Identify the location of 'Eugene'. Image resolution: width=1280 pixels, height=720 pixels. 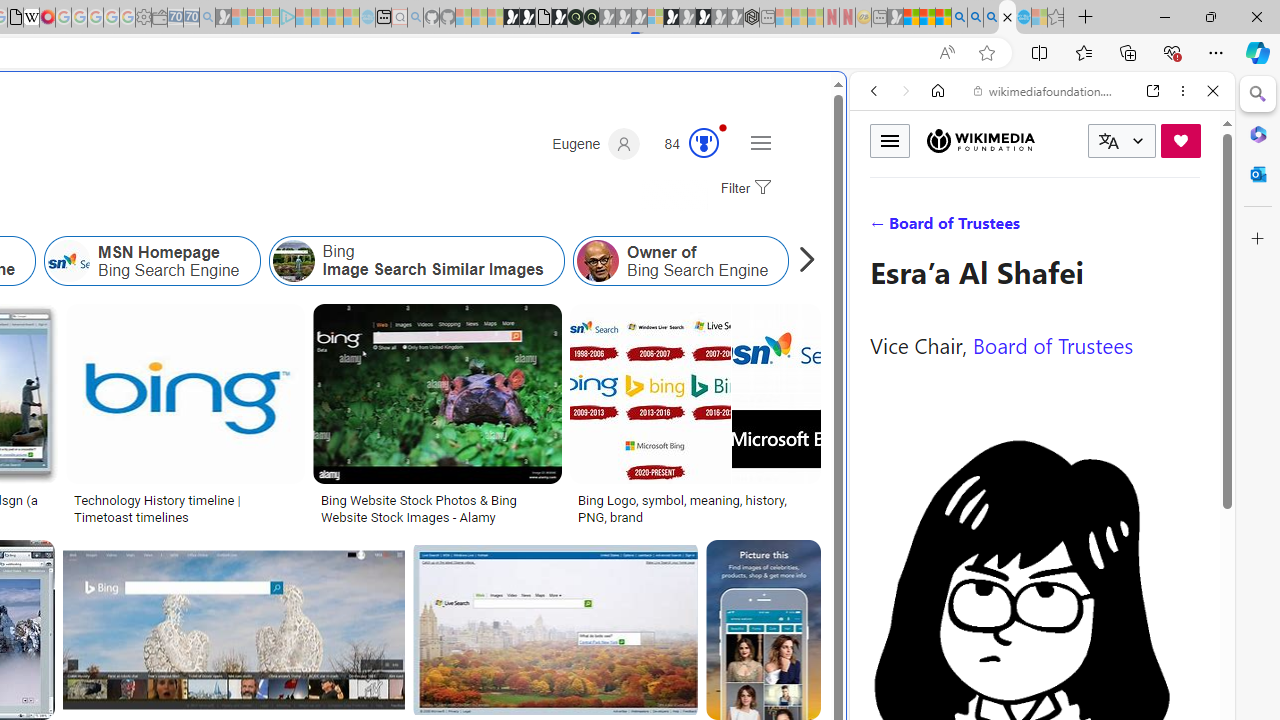
(595, 143).